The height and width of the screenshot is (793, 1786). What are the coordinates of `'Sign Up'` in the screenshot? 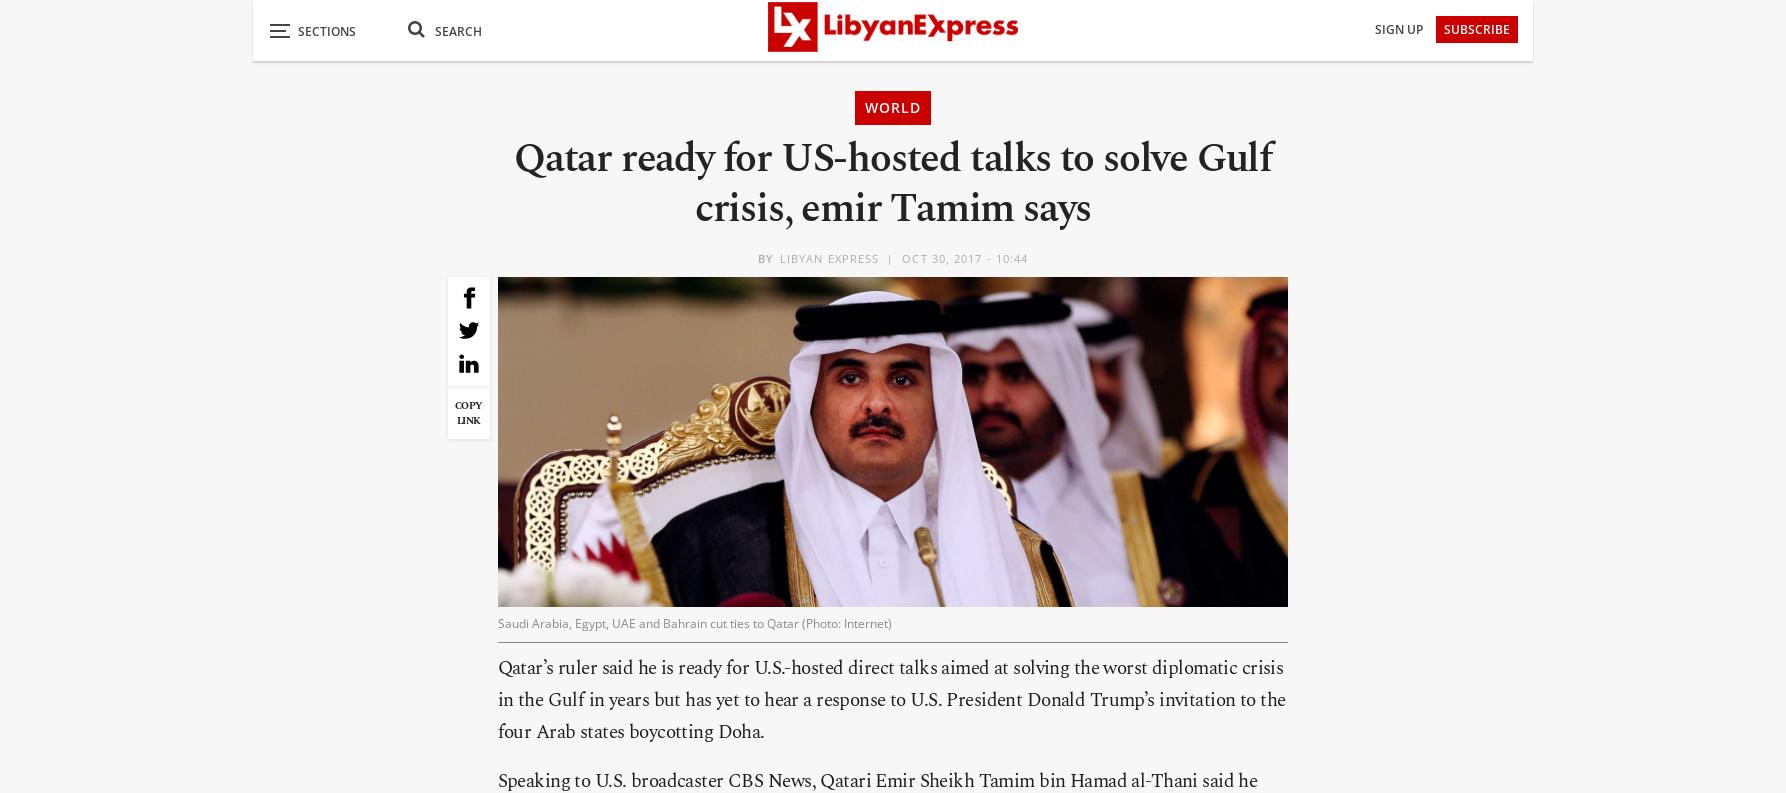 It's located at (1374, 28).